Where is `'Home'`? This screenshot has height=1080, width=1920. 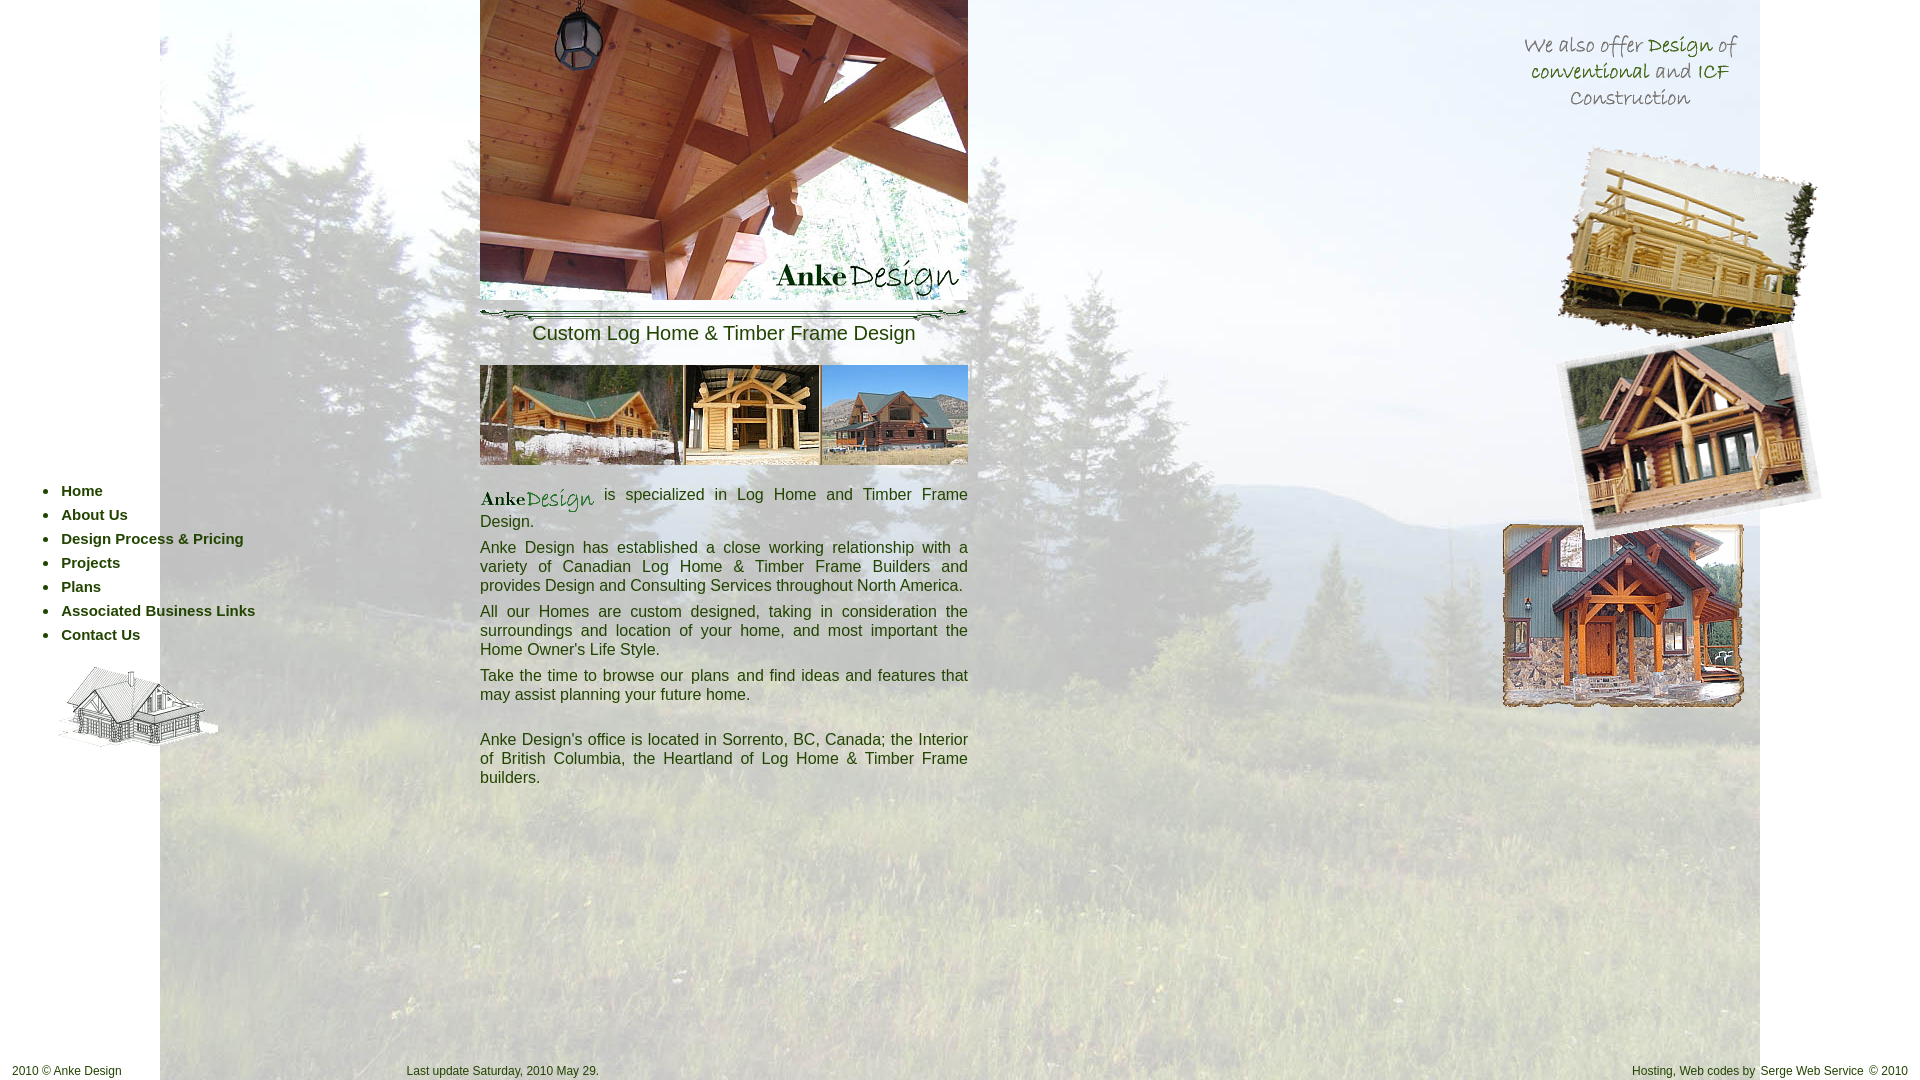
'Home' is located at coordinates (80, 490).